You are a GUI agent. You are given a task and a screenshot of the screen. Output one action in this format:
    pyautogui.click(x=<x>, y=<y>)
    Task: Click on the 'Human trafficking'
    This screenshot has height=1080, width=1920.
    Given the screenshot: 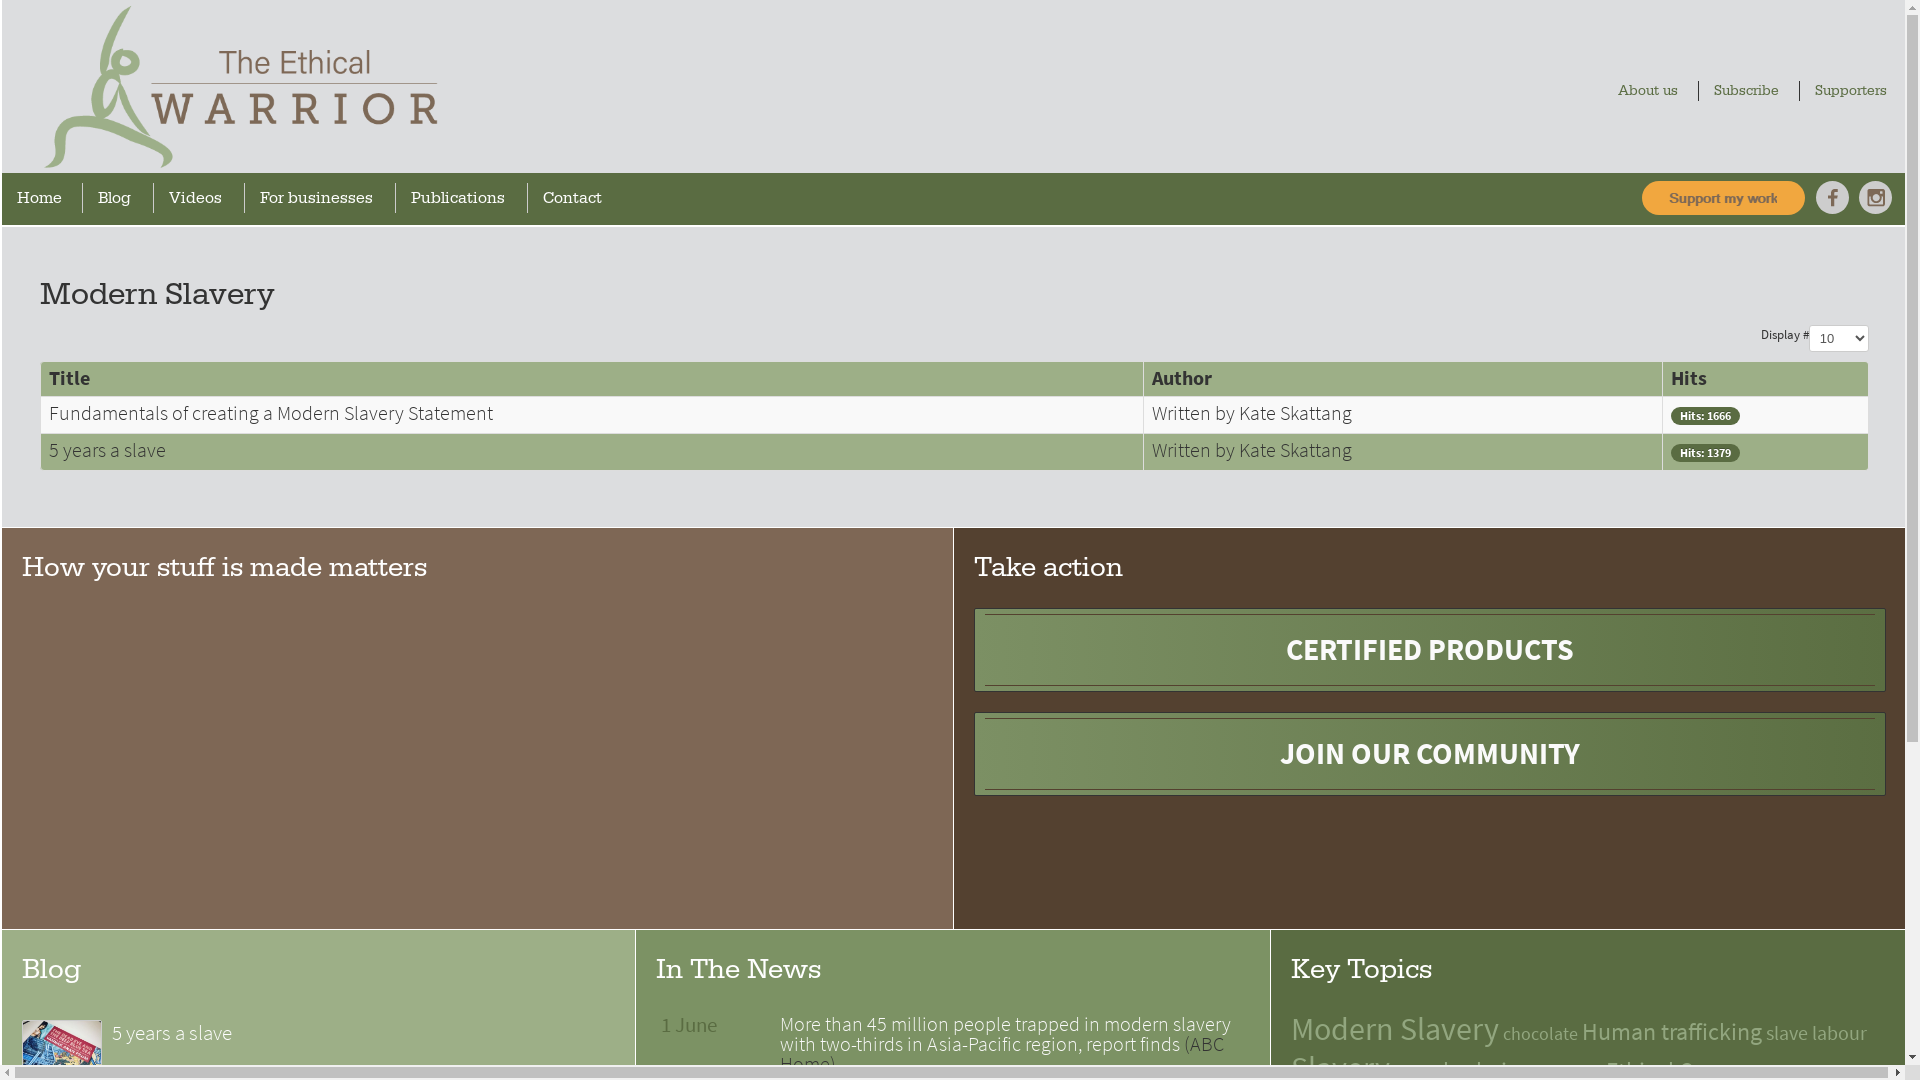 What is the action you would take?
    pyautogui.click(x=1671, y=1031)
    